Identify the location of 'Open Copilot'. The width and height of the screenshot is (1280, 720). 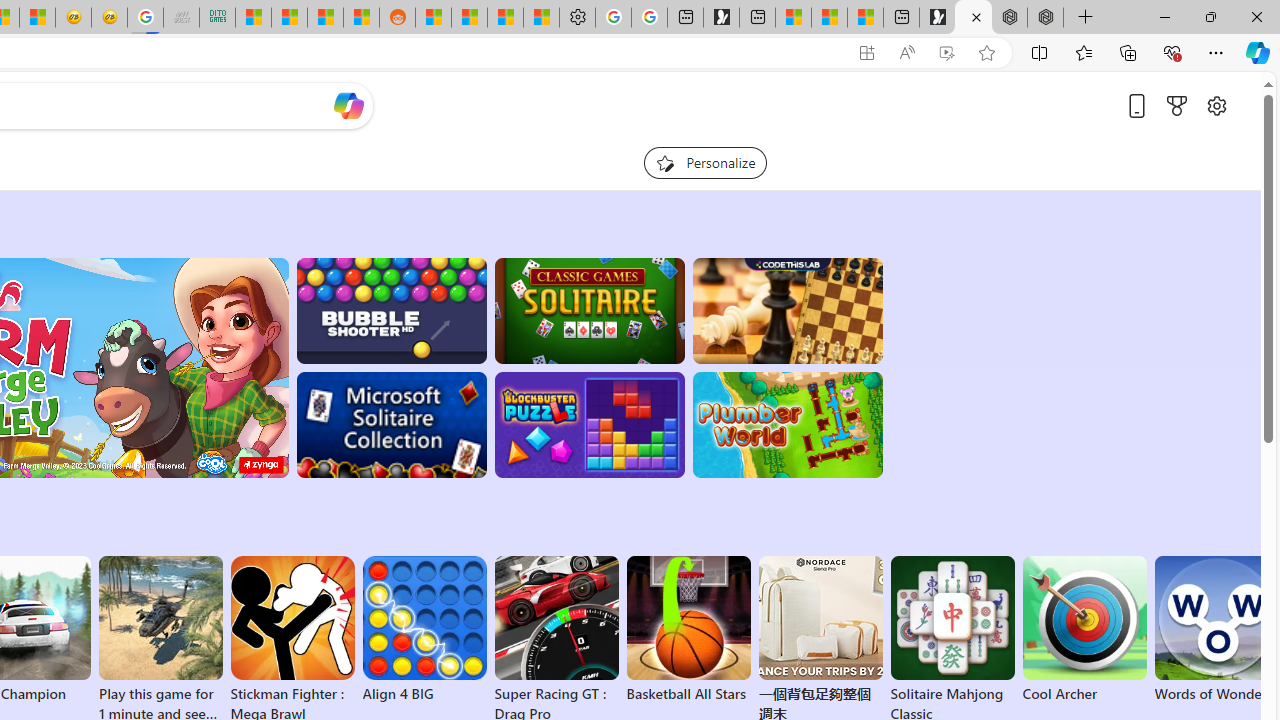
(348, 105).